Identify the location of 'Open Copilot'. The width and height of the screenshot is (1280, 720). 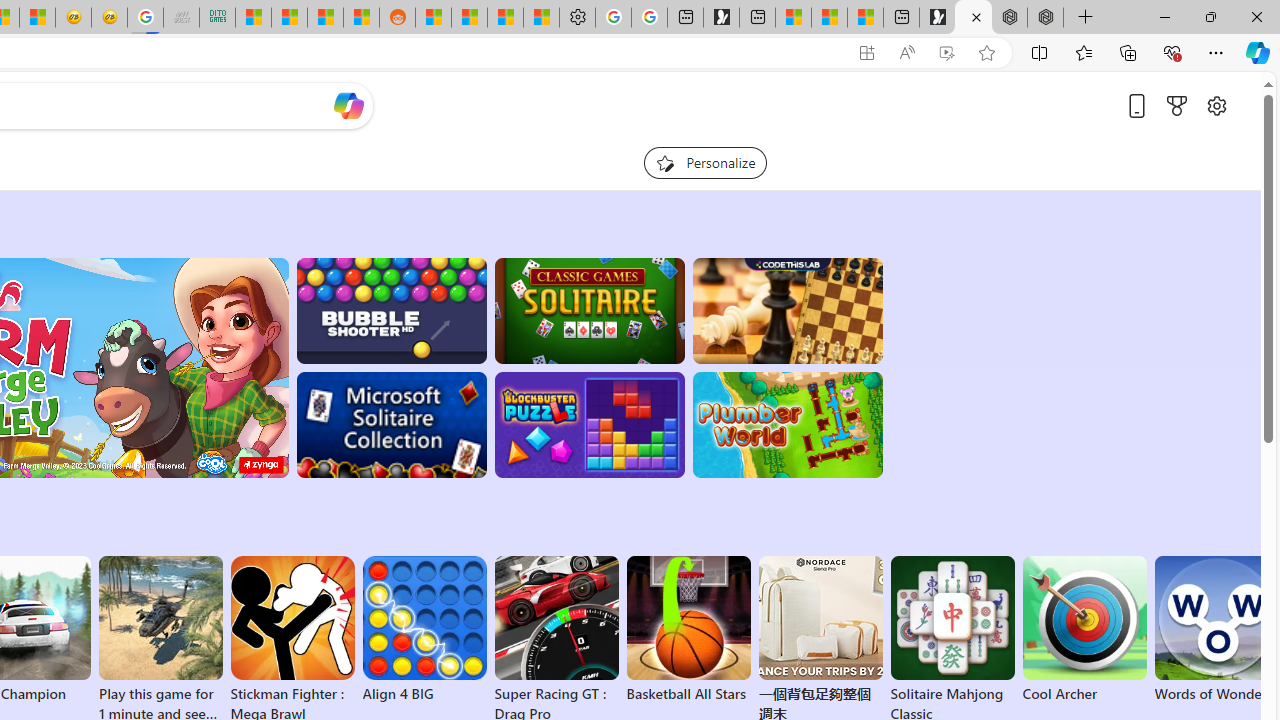
(348, 105).